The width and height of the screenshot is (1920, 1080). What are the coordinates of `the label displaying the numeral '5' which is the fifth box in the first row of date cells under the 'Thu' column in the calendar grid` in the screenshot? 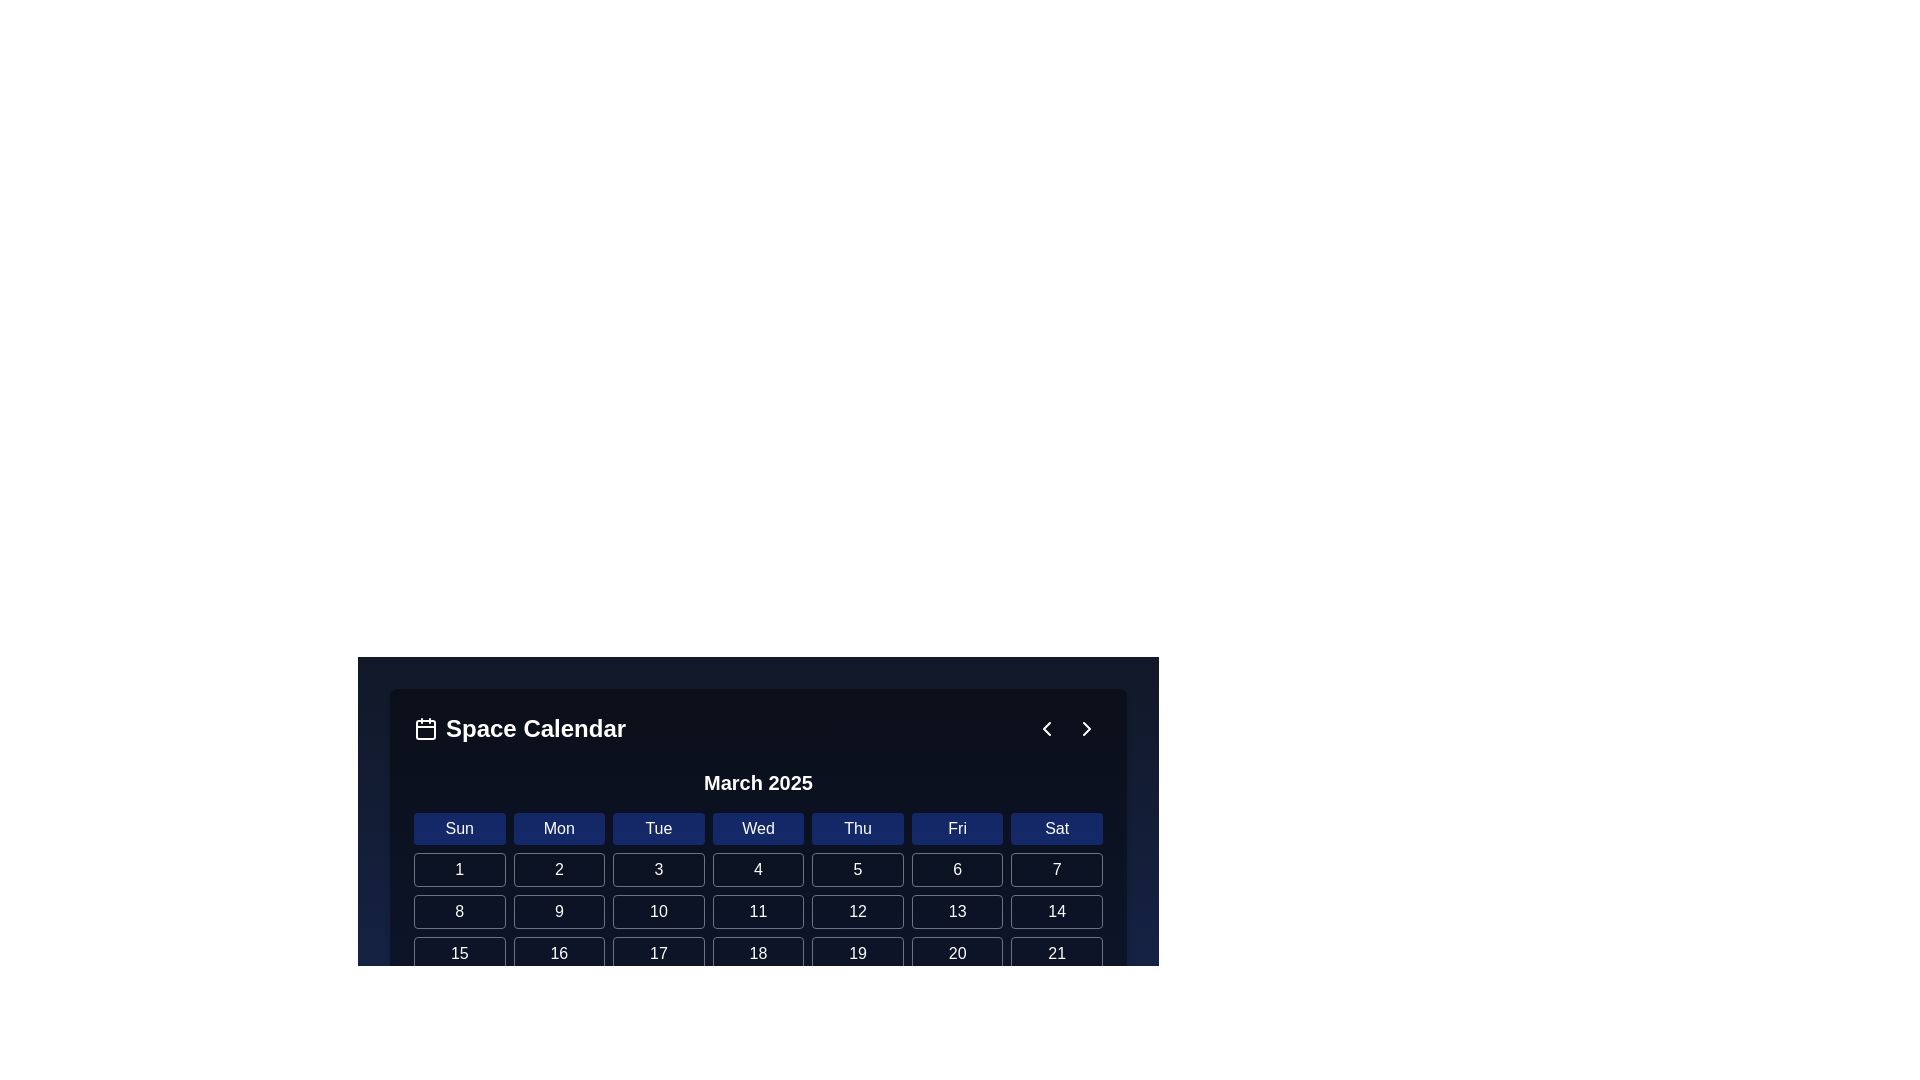 It's located at (858, 869).